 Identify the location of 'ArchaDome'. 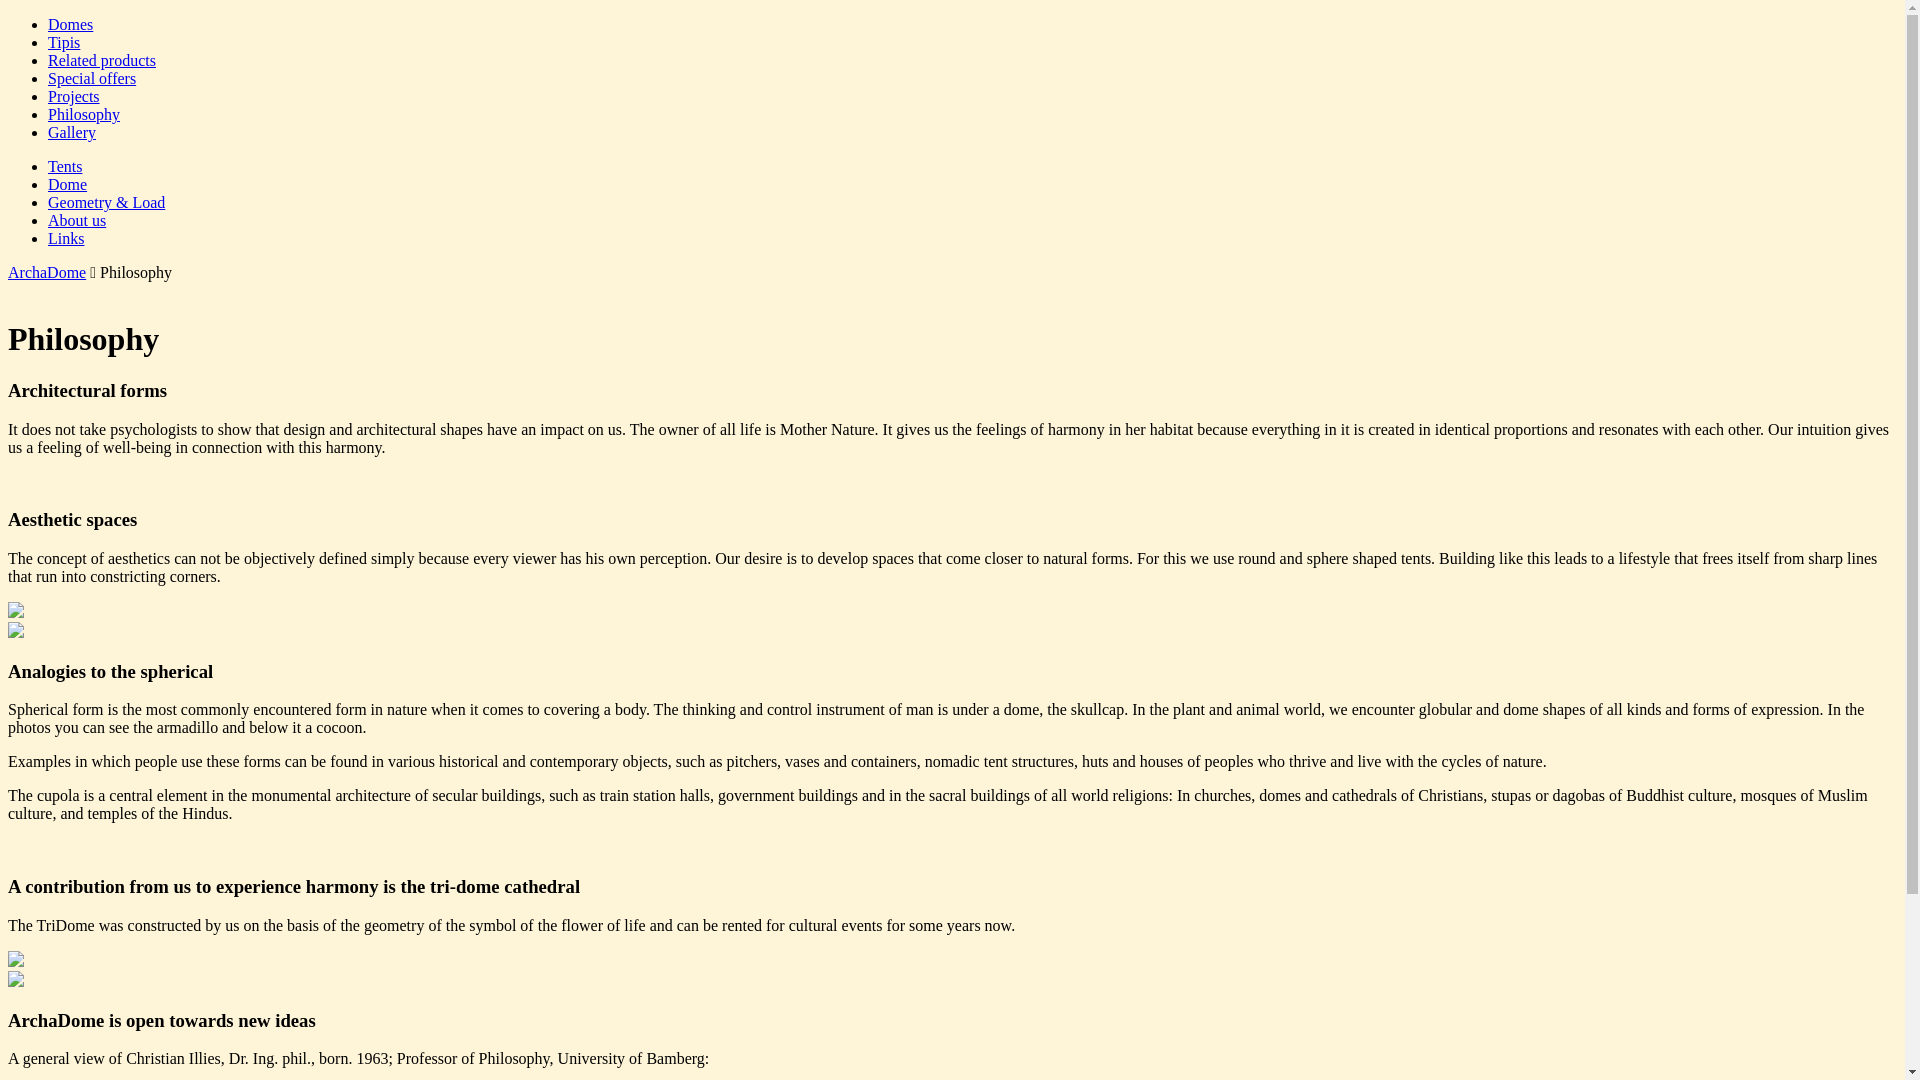
(47, 272).